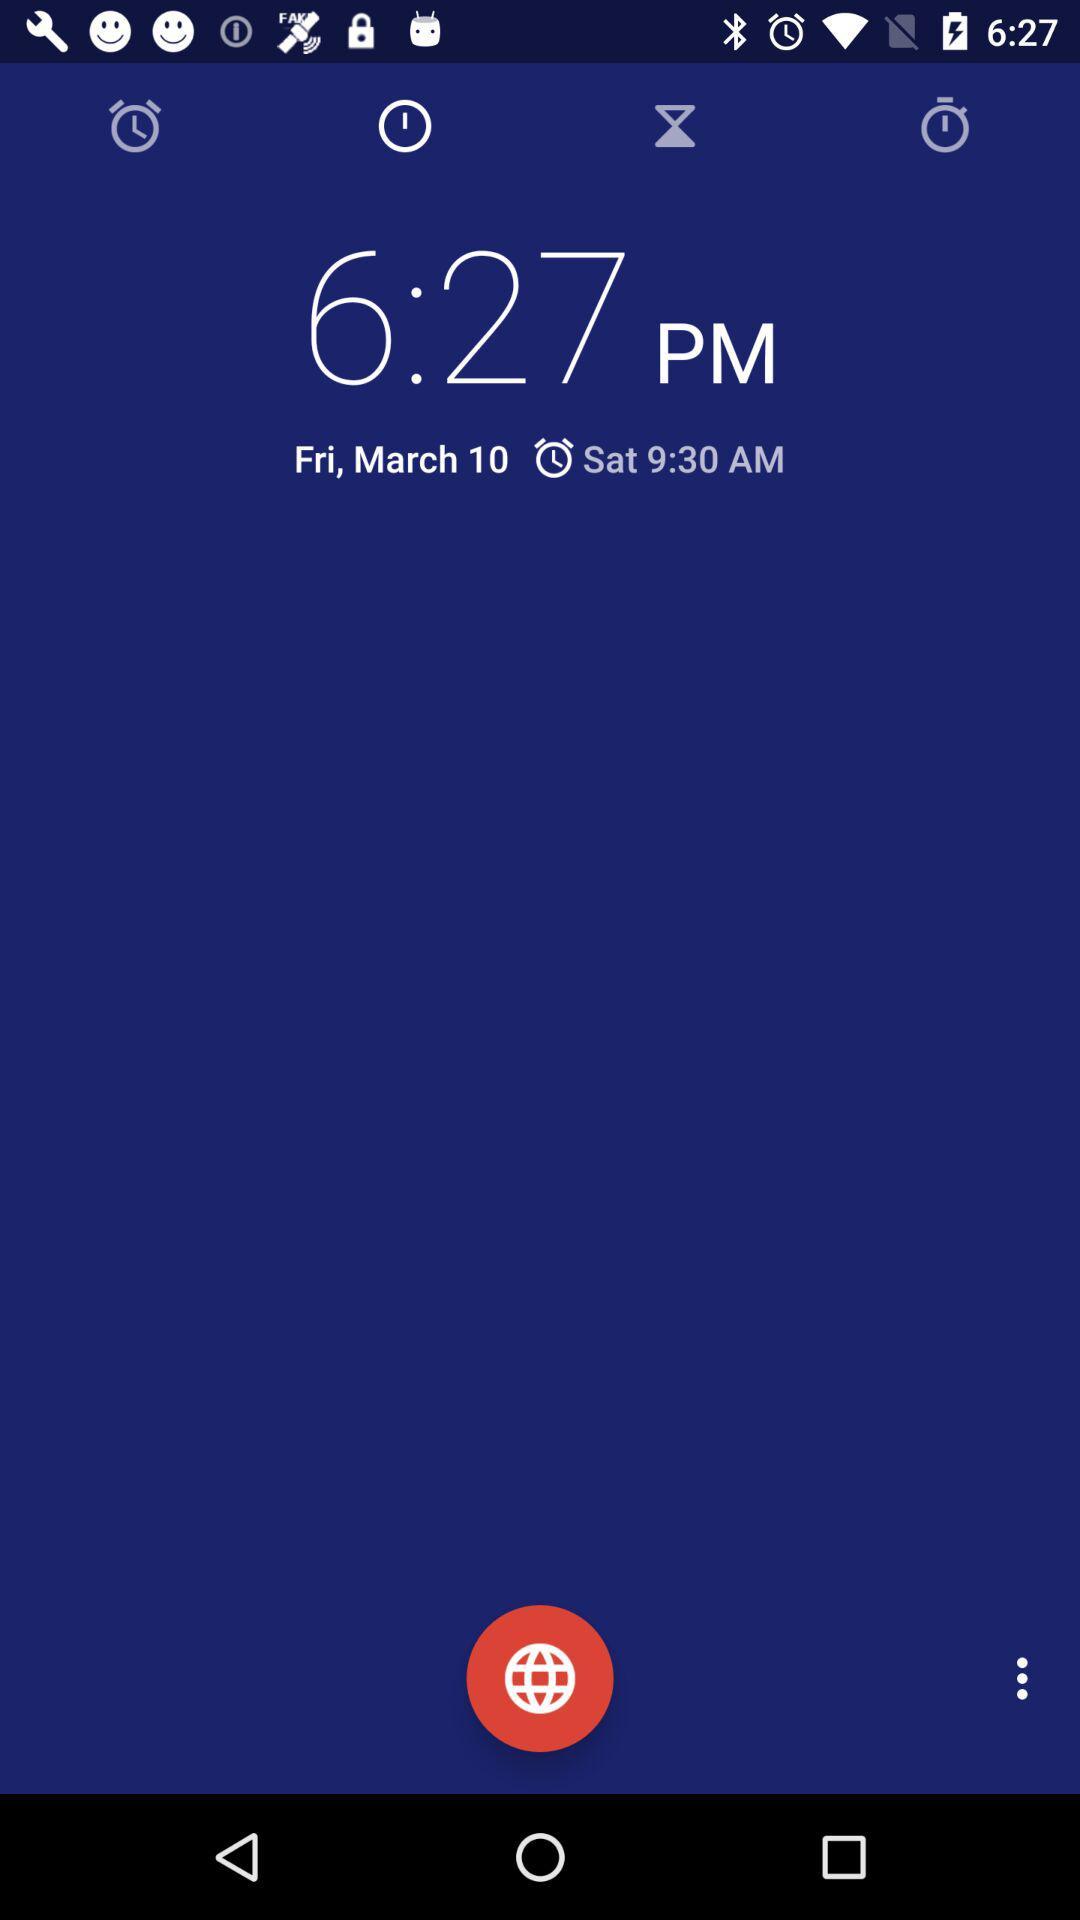  I want to click on item at the bottom right corner, so click(1027, 1678).